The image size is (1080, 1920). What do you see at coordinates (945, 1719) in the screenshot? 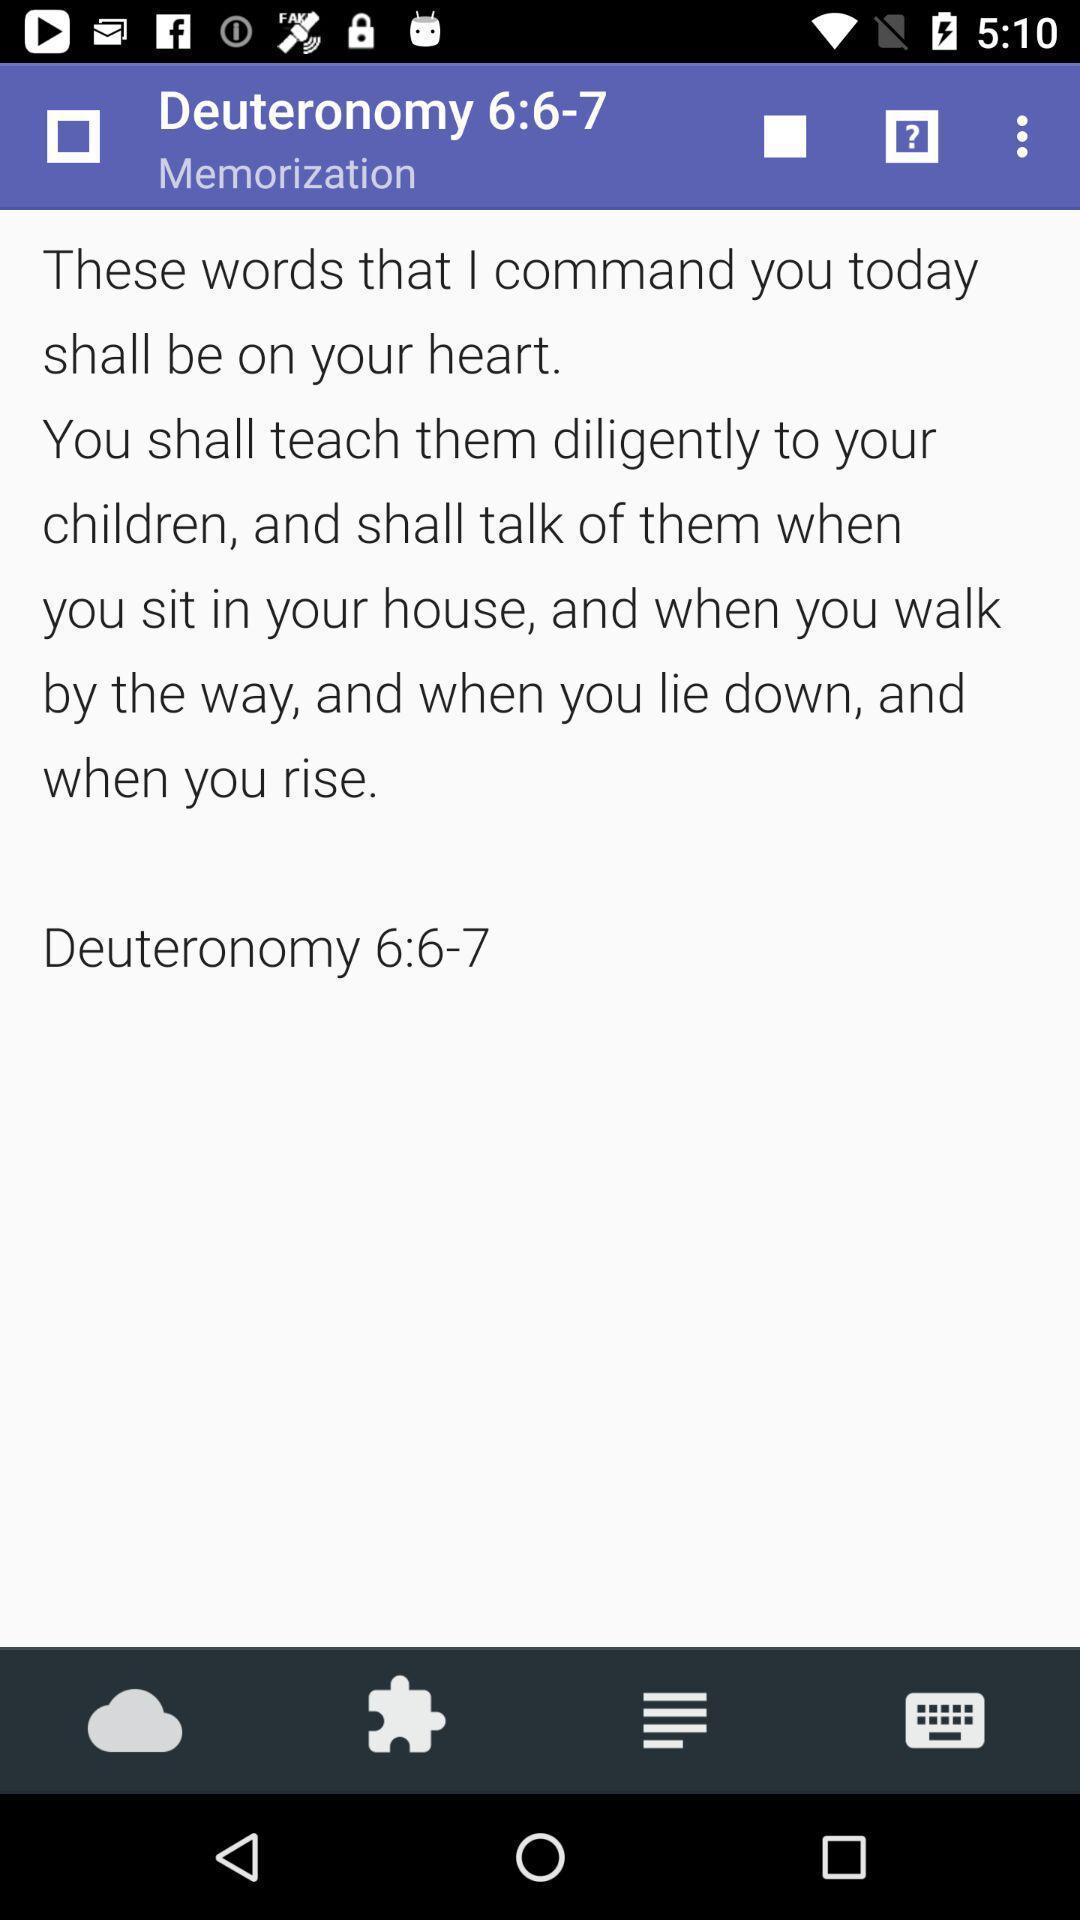
I see `bring up keyboard` at bounding box center [945, 1719].